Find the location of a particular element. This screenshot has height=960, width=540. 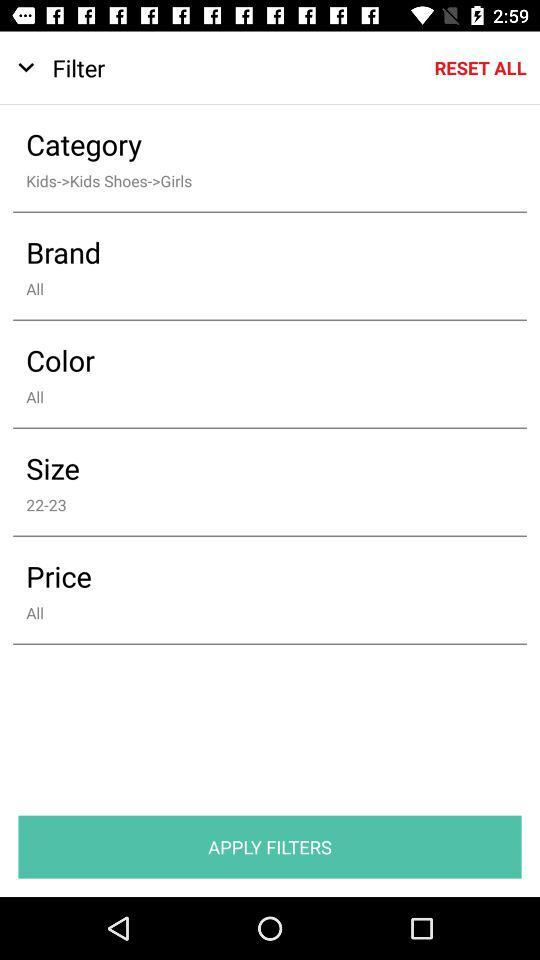

the kids kids shoes icon is located at coordinates (256, 179).